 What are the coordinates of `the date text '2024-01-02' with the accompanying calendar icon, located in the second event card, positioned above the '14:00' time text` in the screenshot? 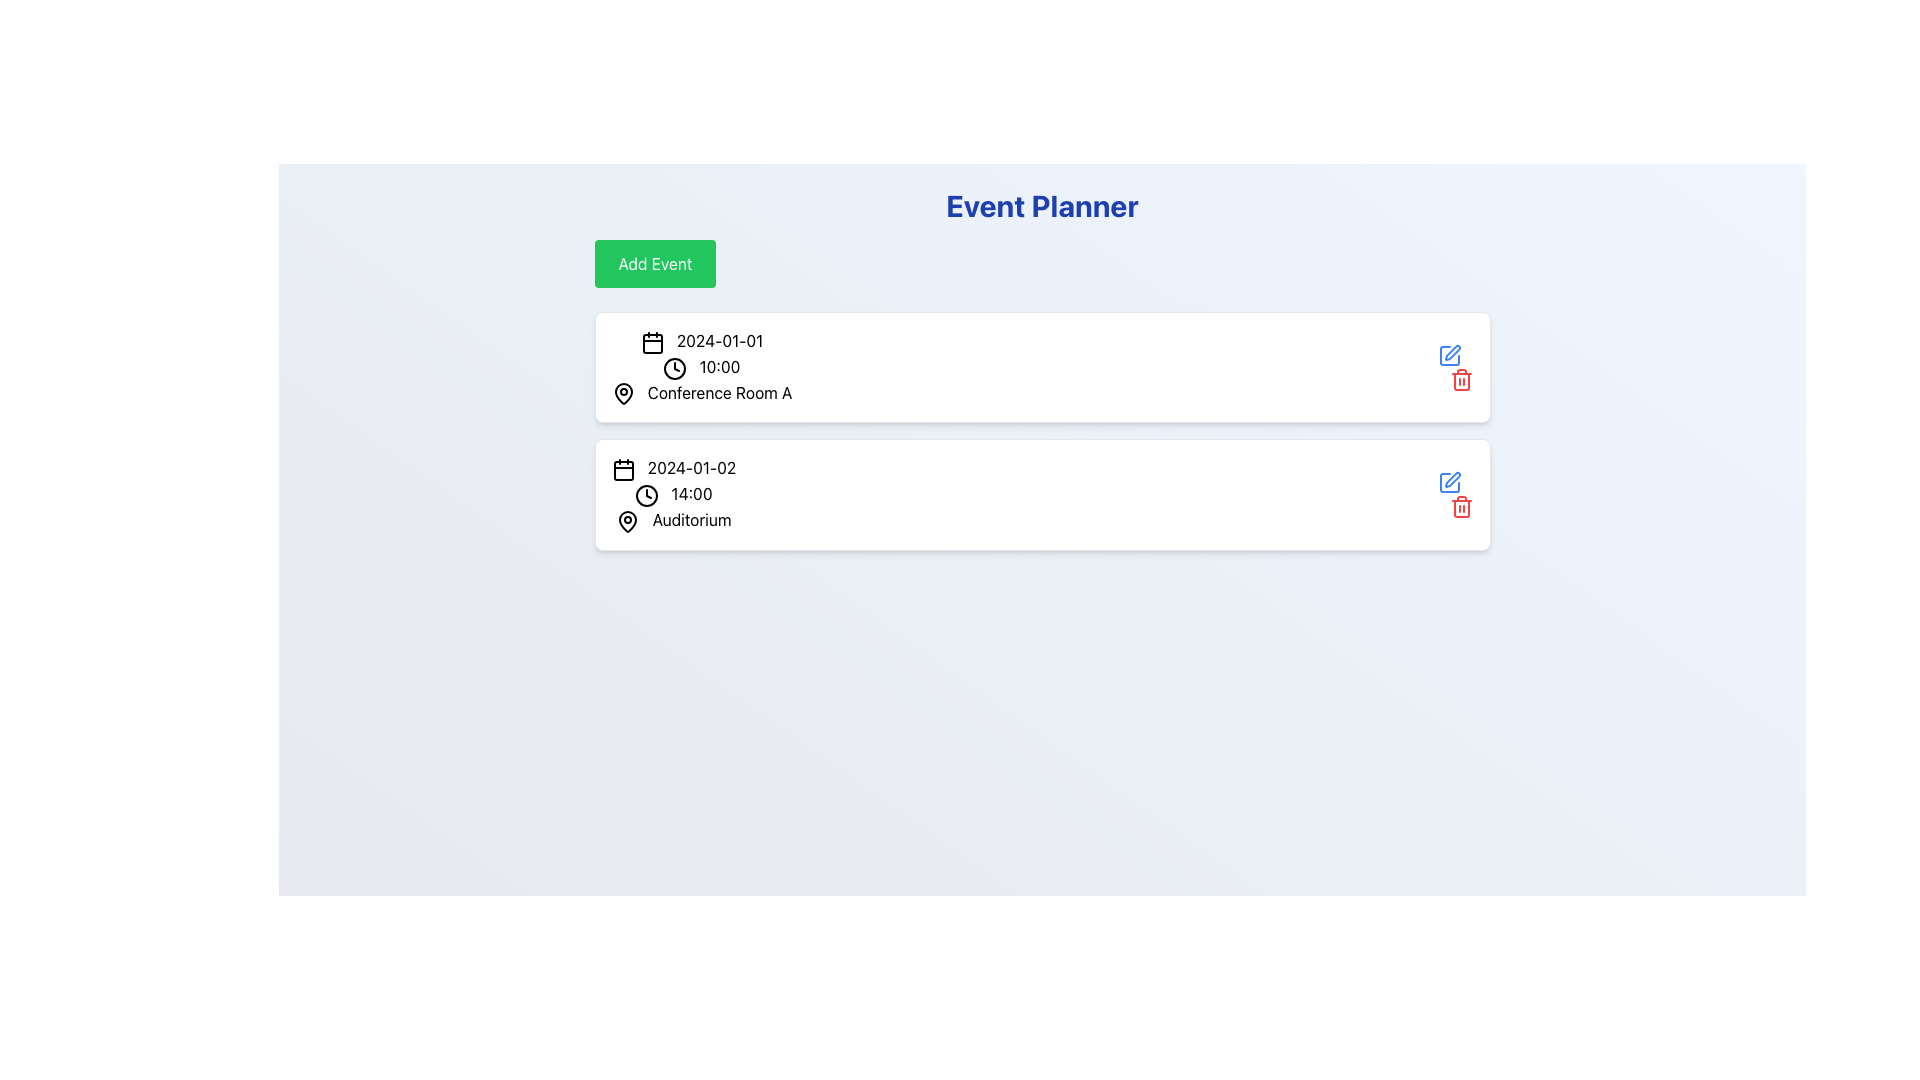 It's located at (673, 469).